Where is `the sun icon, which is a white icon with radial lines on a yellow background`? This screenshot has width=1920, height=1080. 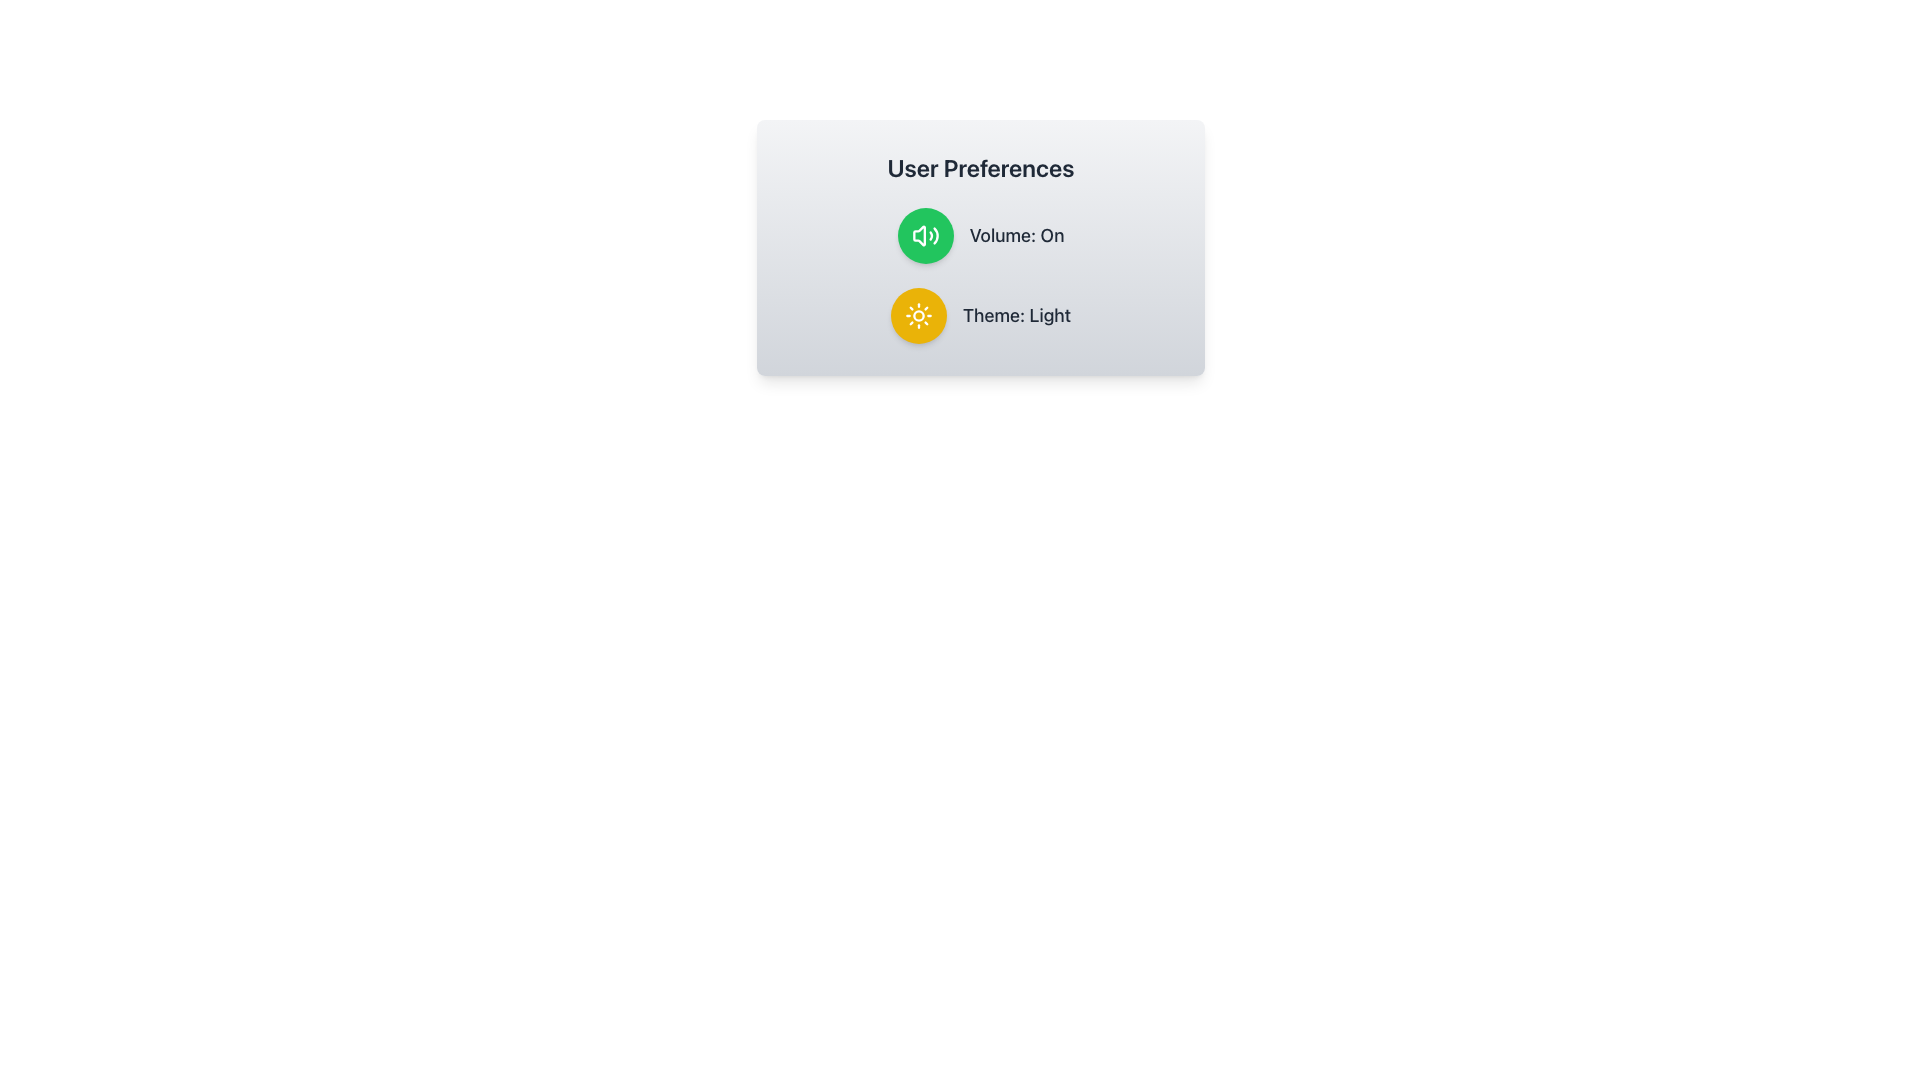
the sun icon, which is a white icon with radial lines on a yellow background is located at coordinates (917, 315).